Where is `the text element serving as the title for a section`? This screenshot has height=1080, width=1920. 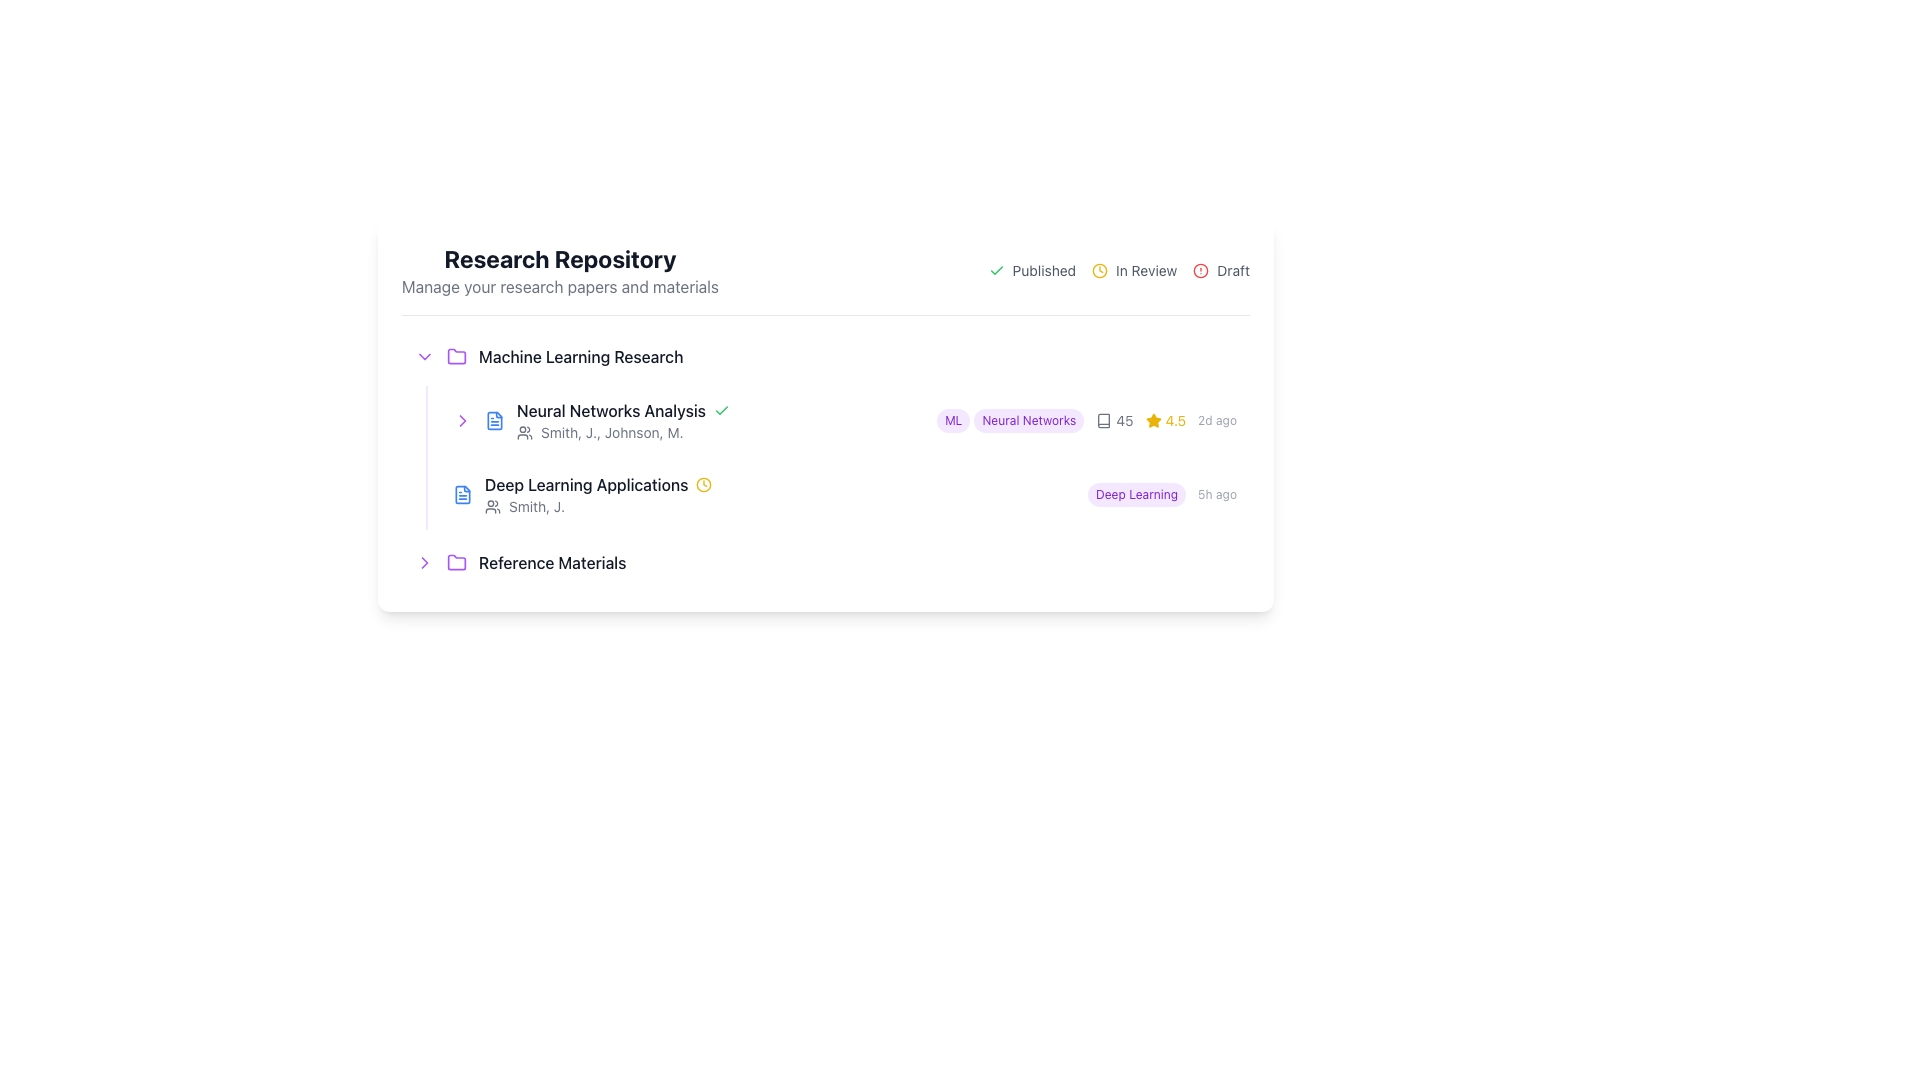 the text element serving as the title for a section is located at coordinates (580, 356).